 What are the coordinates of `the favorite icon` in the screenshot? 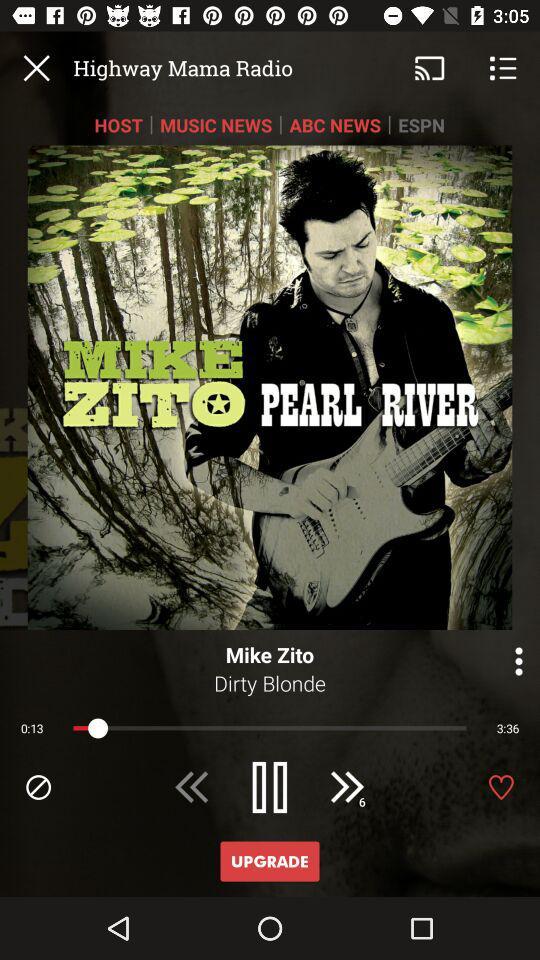 It's located at (500, 787).